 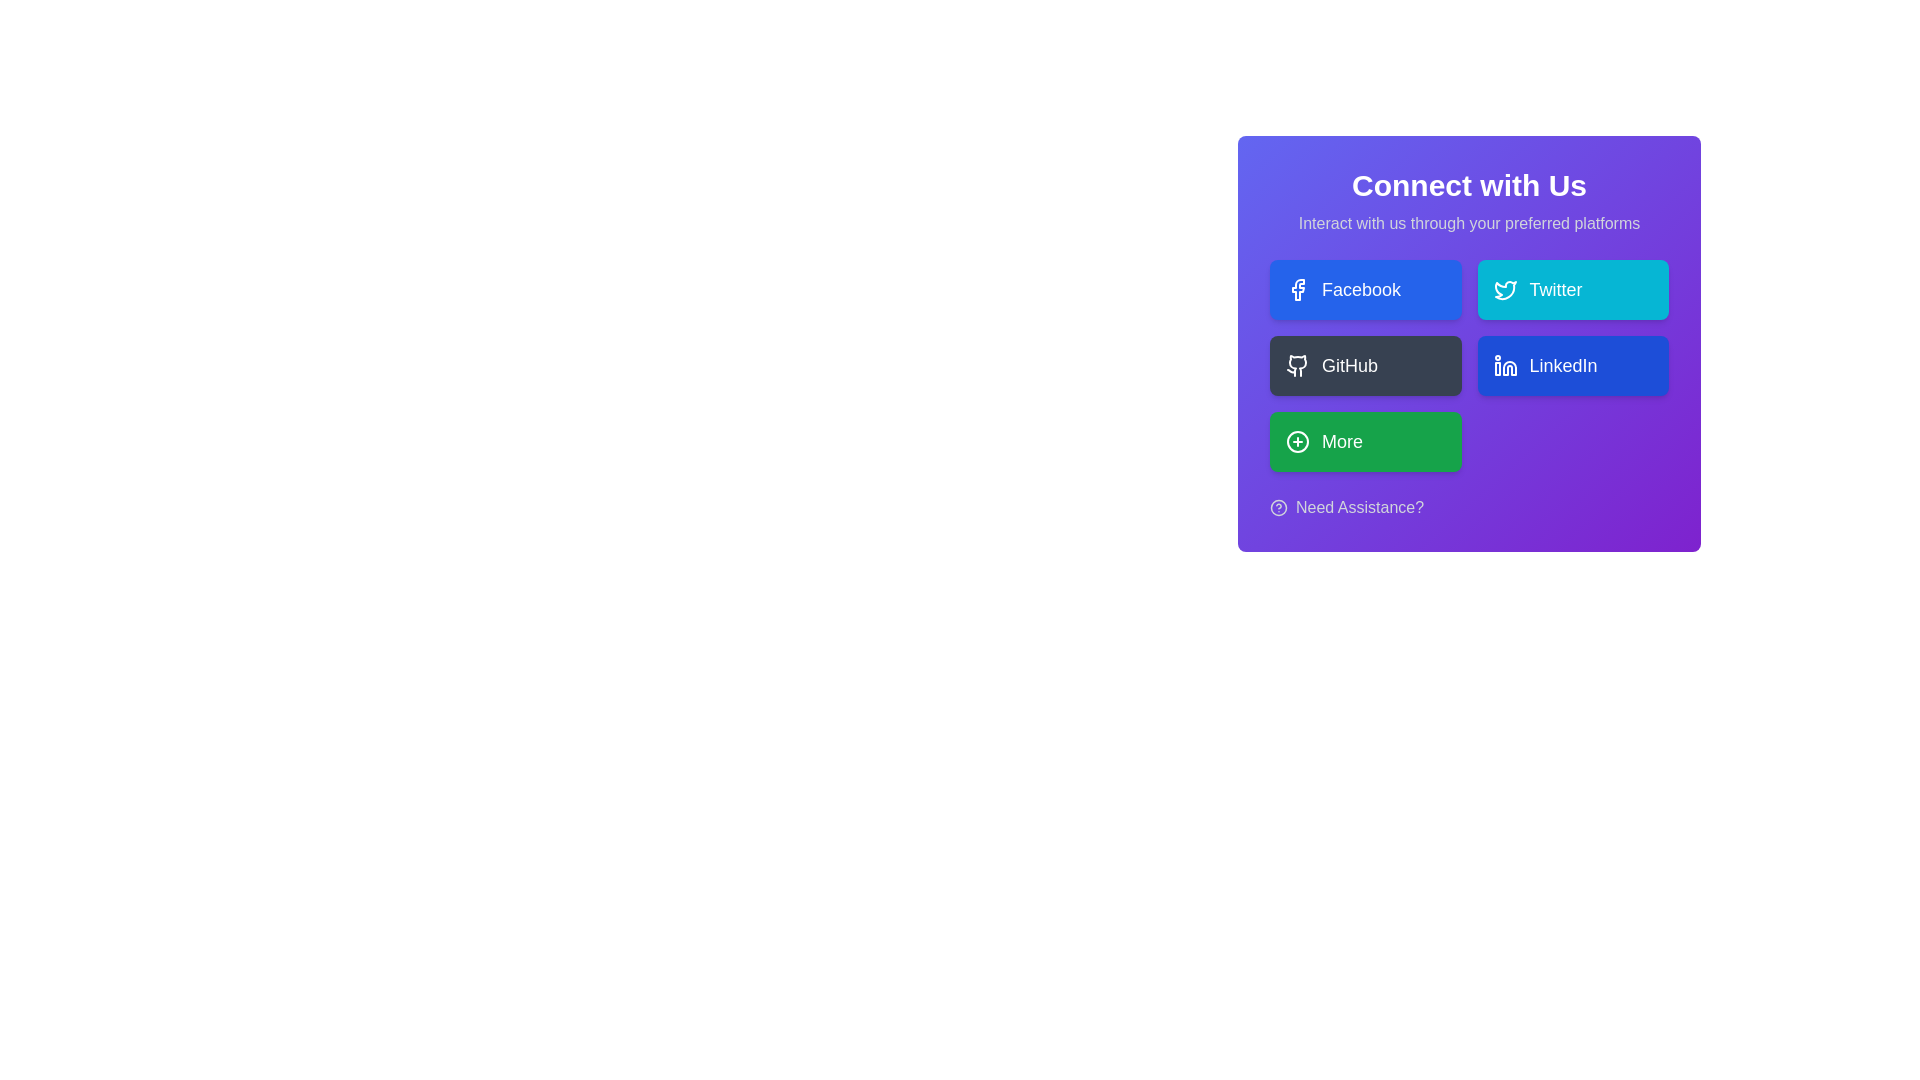 What do you see at coordinates (1364, 366) in the screenshot?
I see `the 'GitHub' button, which has a dark grey background, white text, and a GitHub logo on the left side, located in the second row and first column of the grid layout` at bounding box center [1364, 366].